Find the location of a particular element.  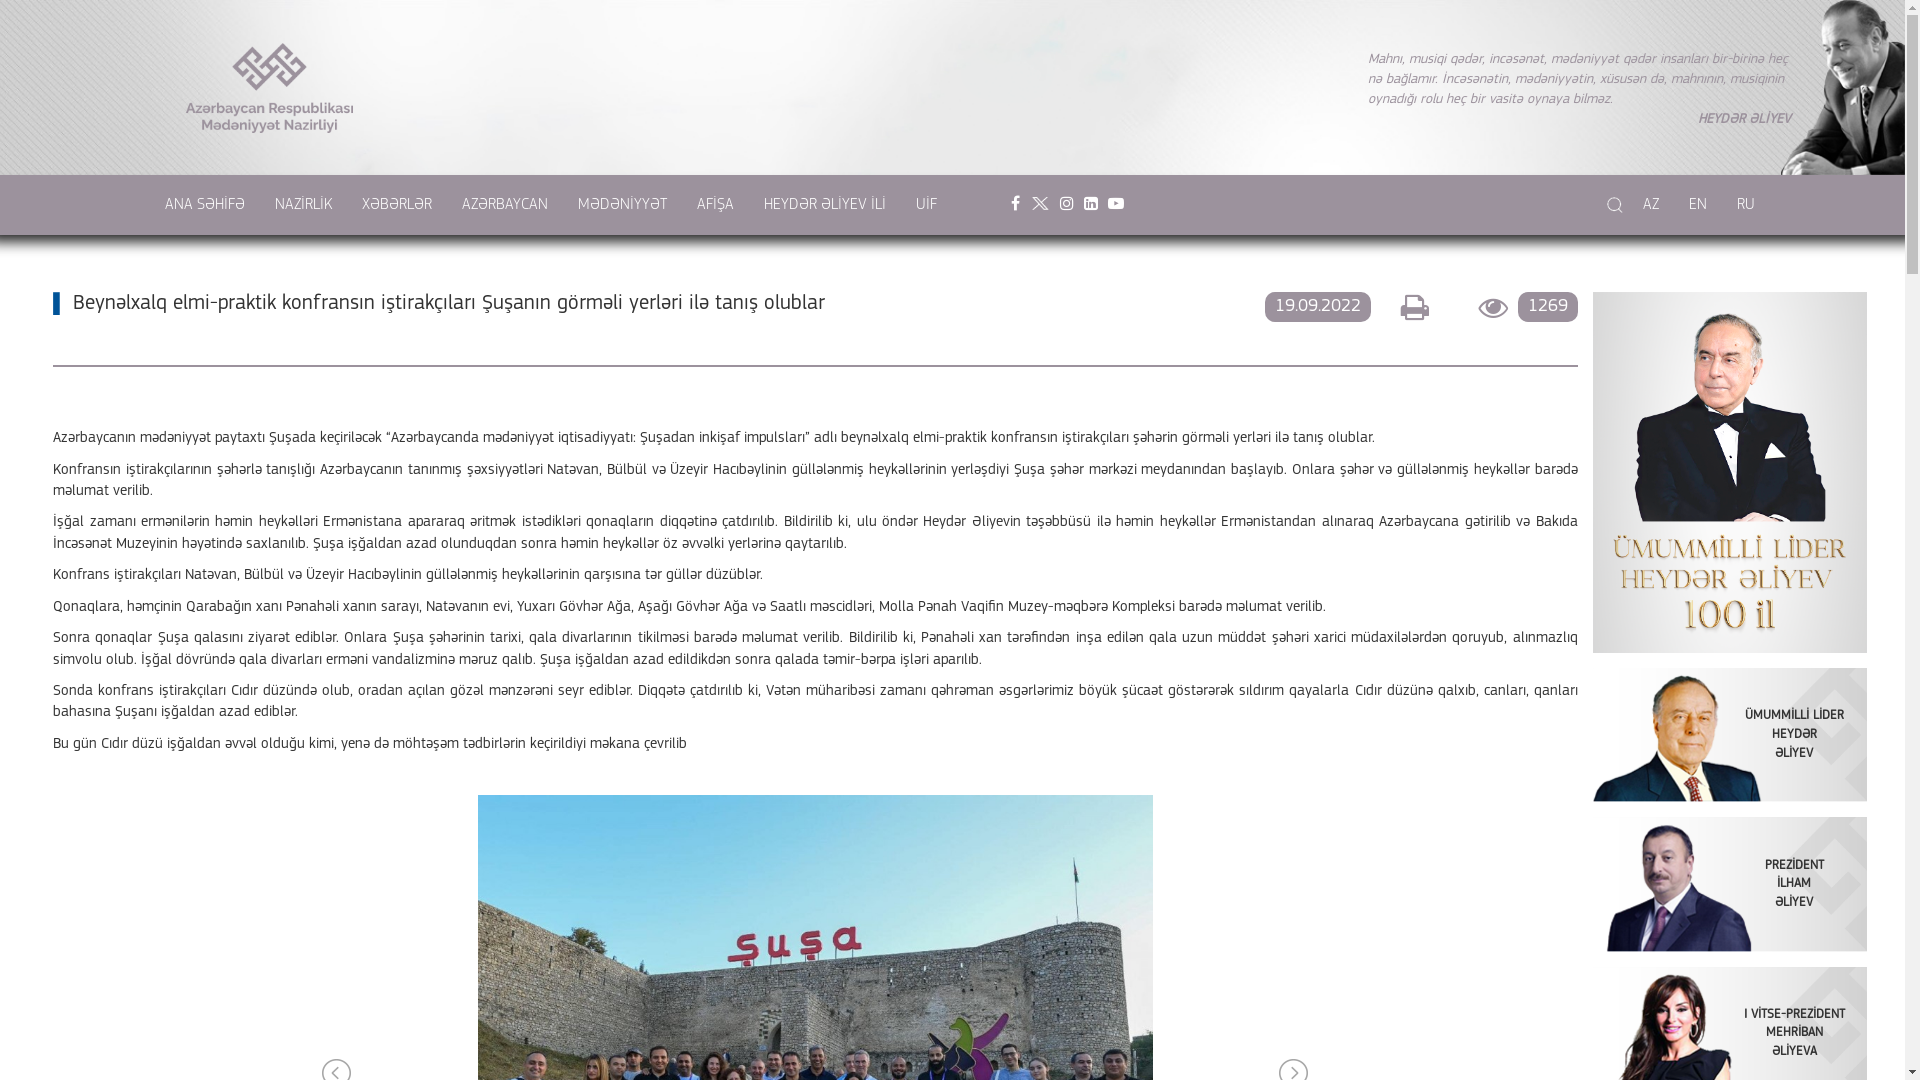

'EN' is located at coordinates (1697, 204).